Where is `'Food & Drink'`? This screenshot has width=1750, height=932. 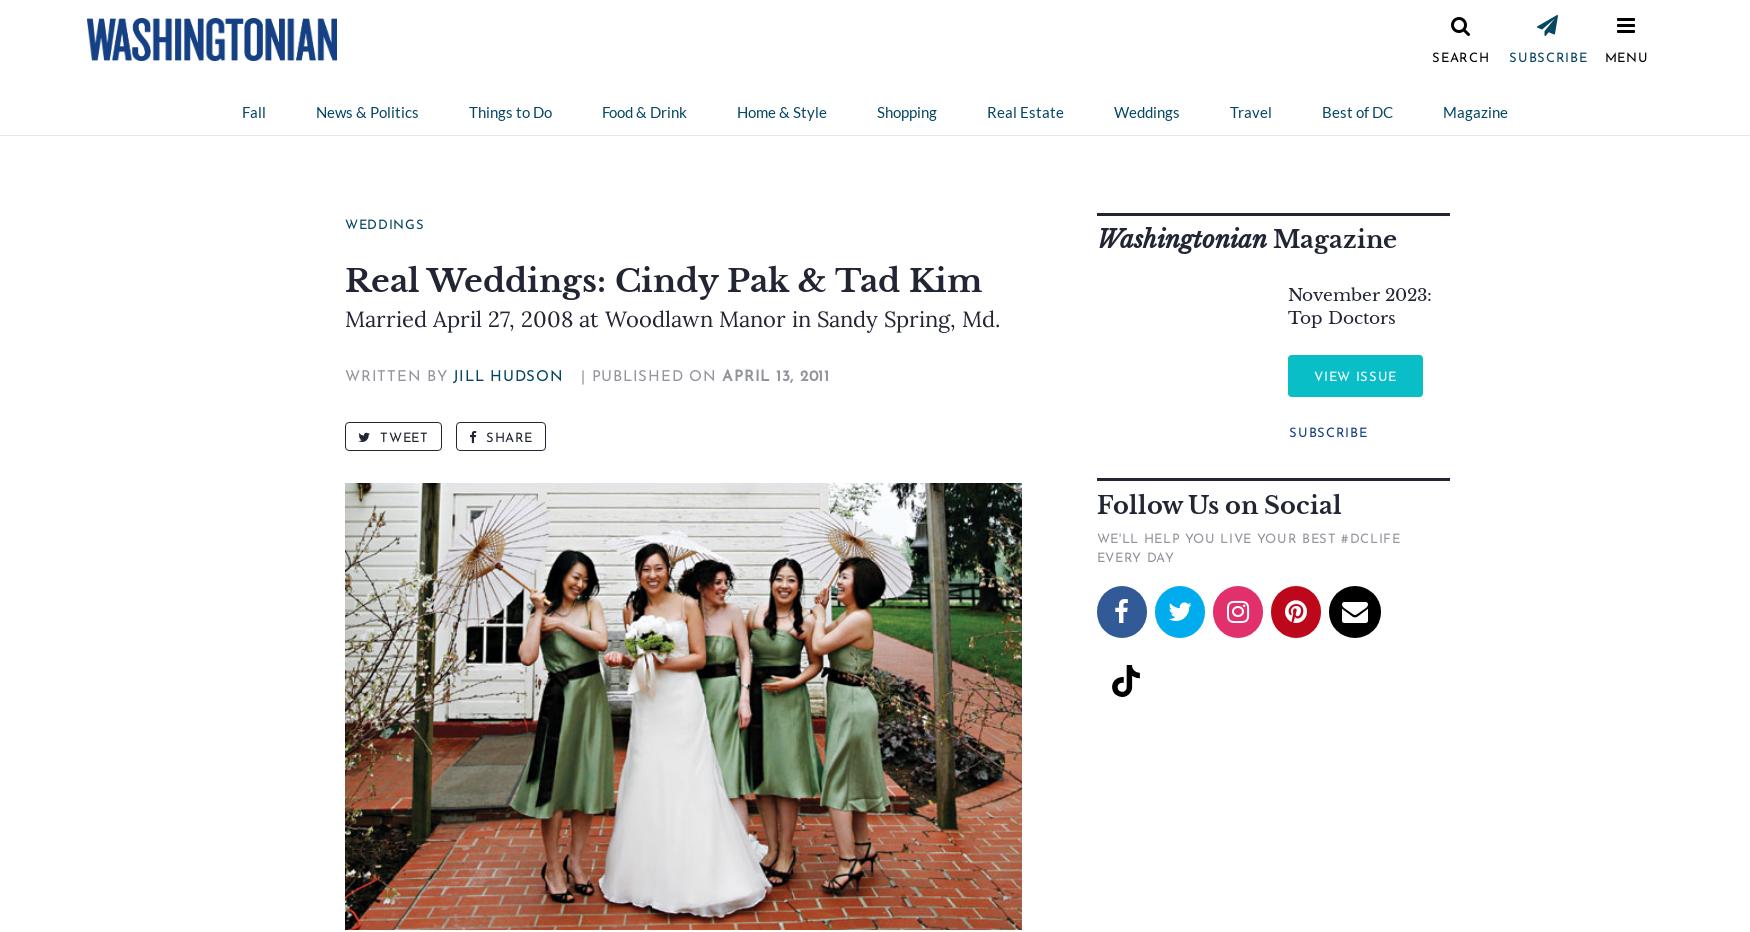 'Food & Drink' is located at coordinates (602, 112).